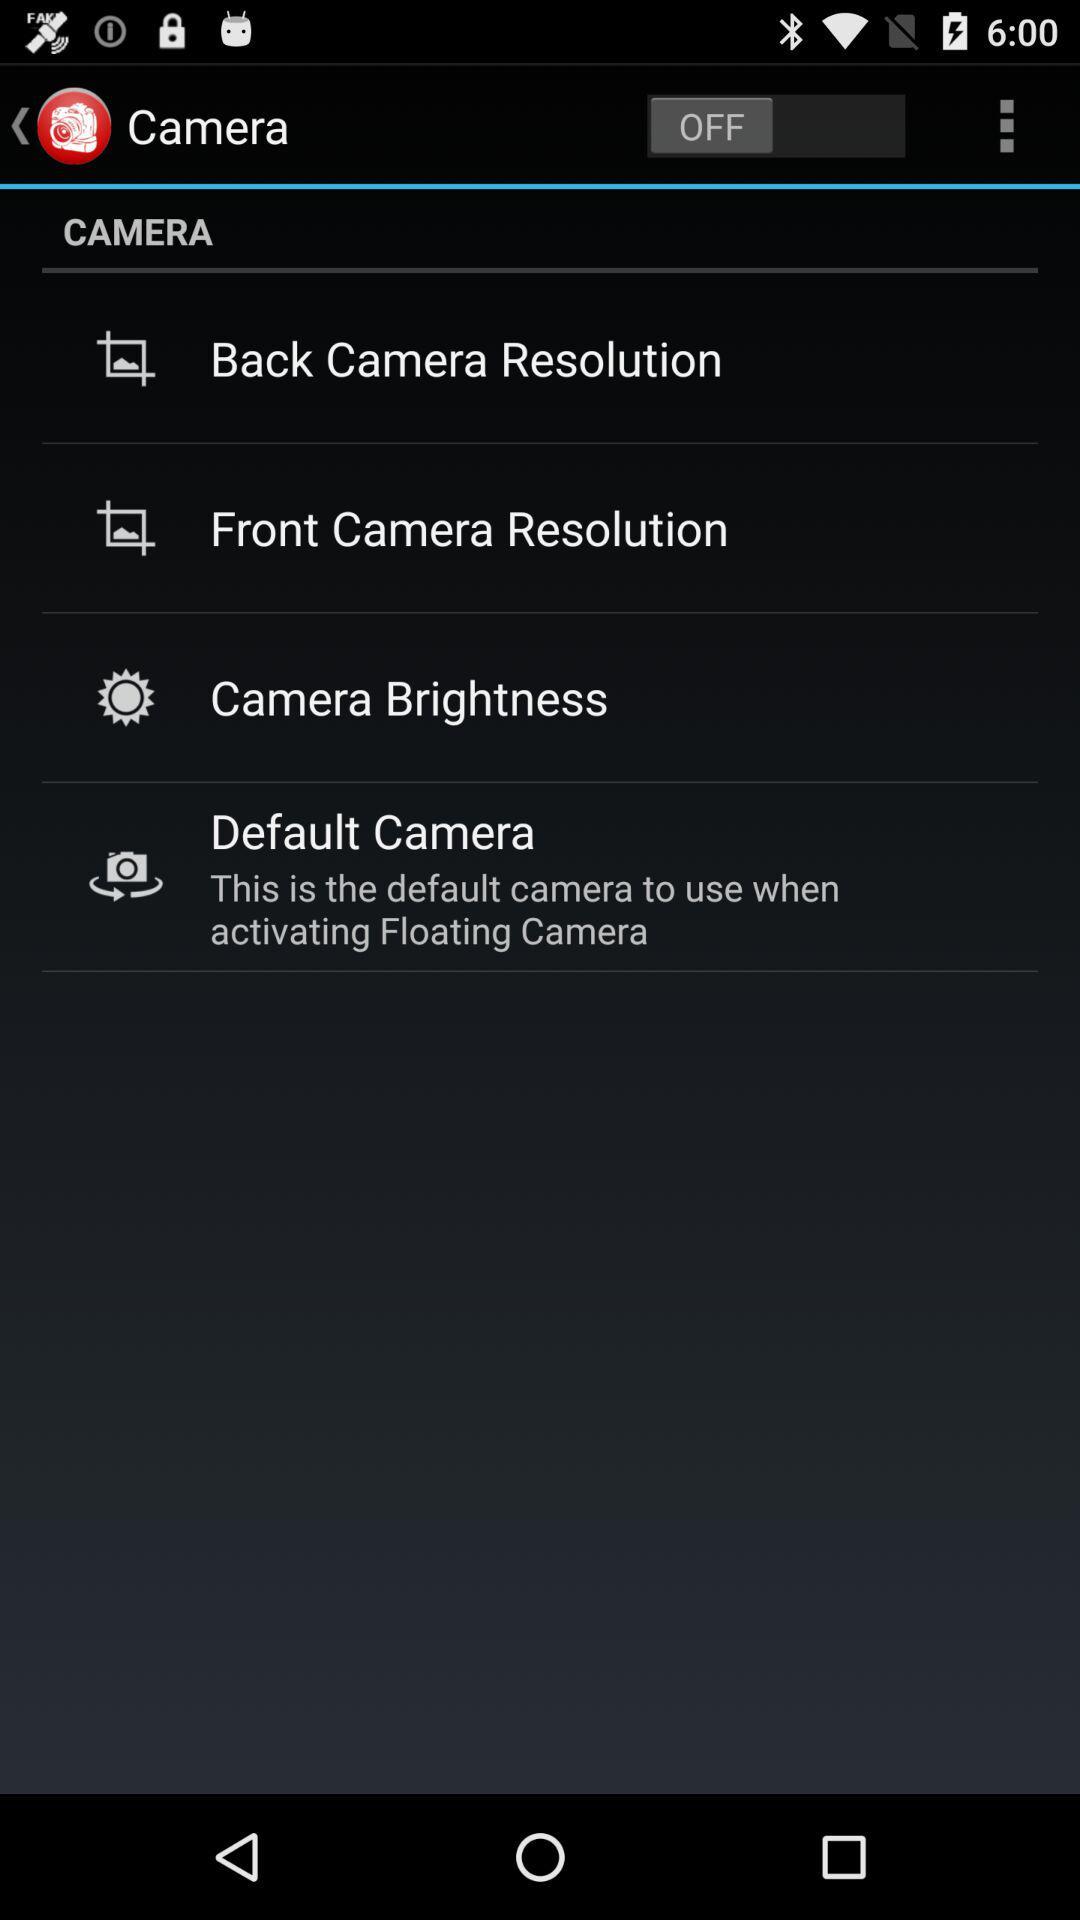  I want to click on camera brightness app, so click(408, 697).